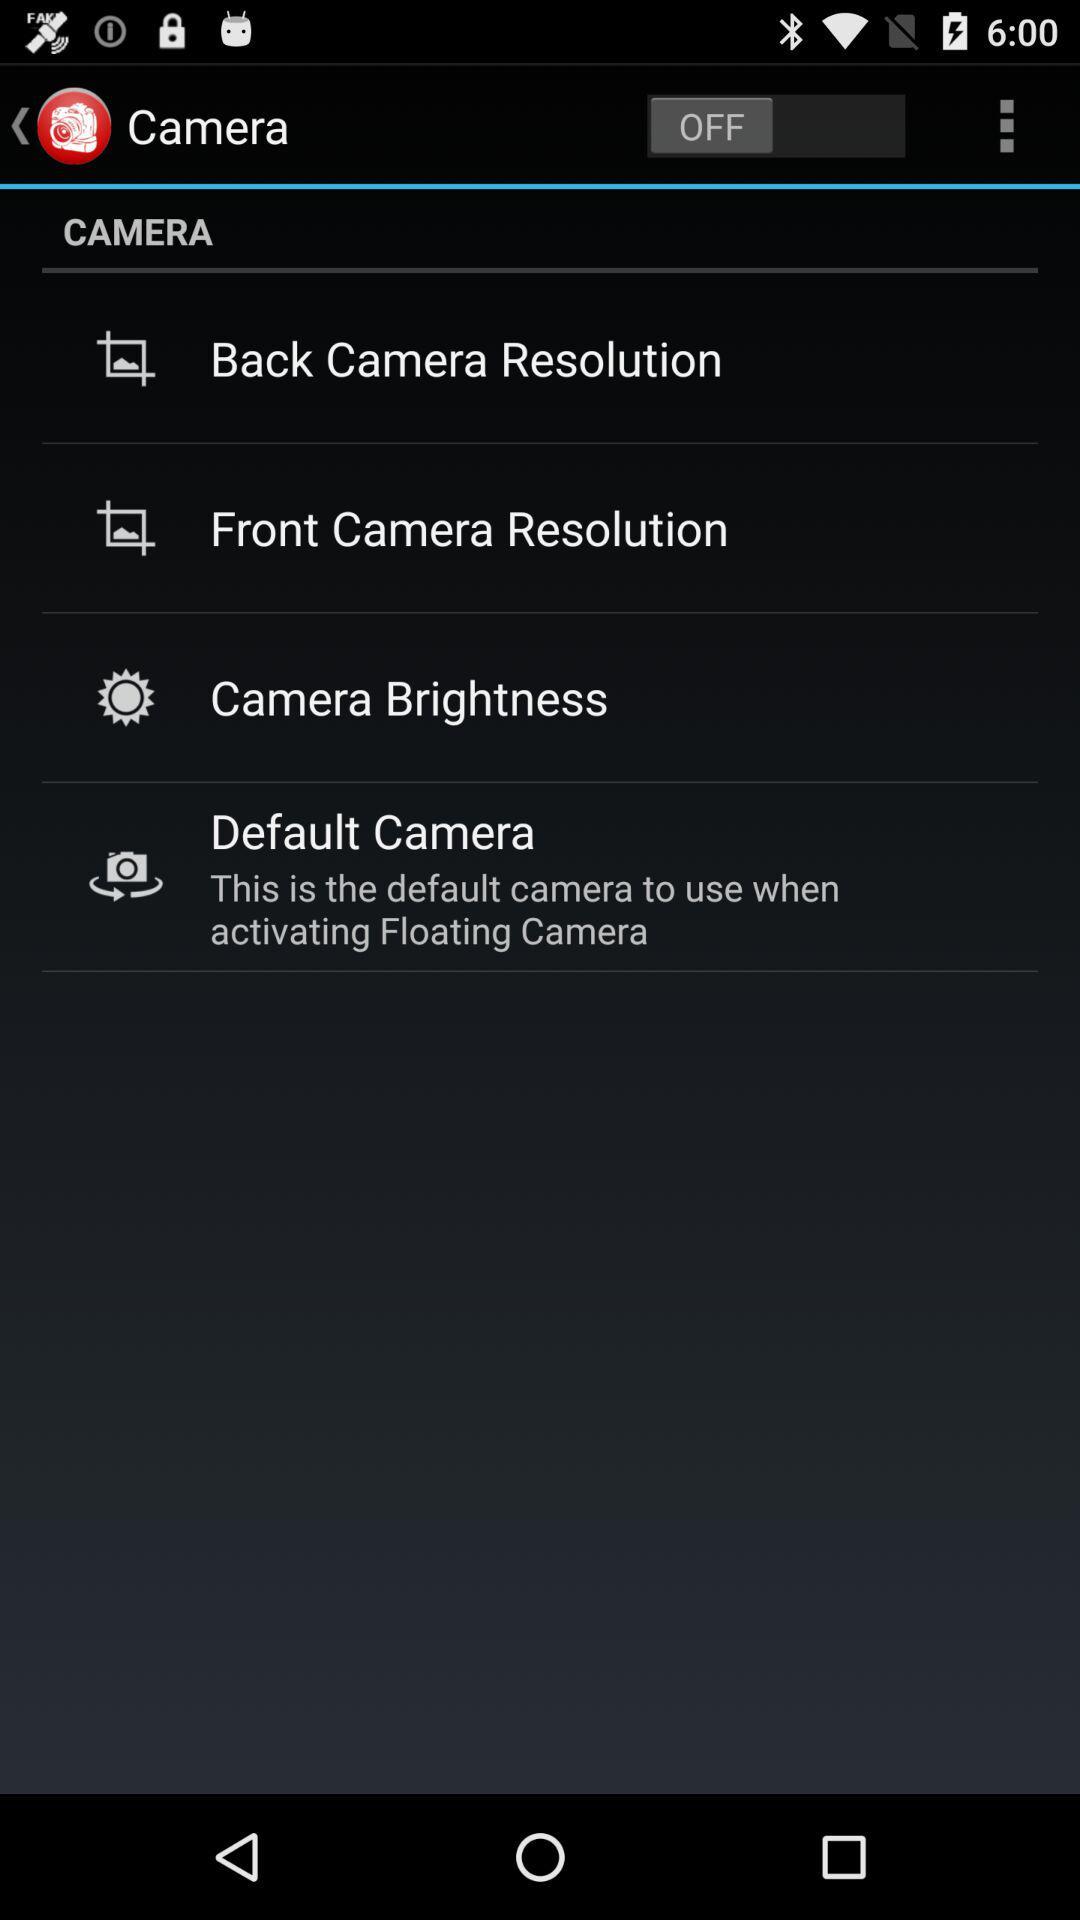  I want to click on camera brightness app, so click(408, 697).